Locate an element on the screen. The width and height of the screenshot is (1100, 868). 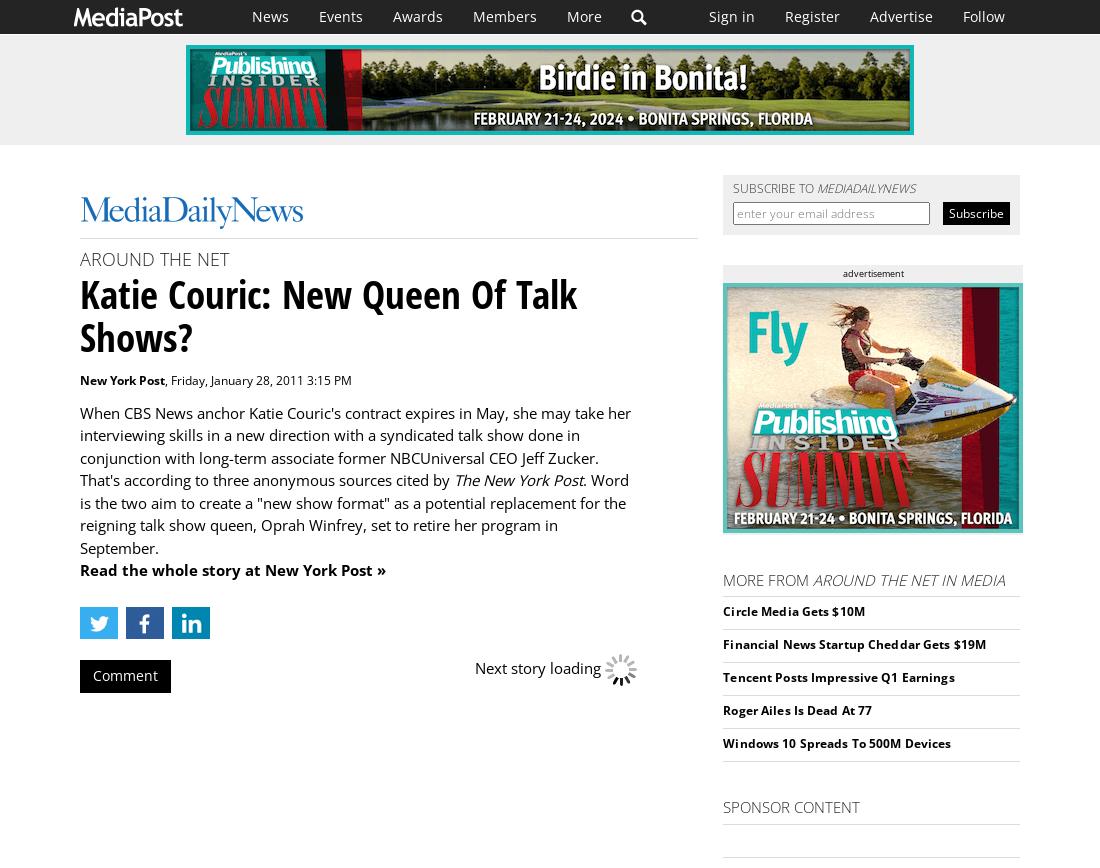
'Register' is located at coordinates (812, 16).